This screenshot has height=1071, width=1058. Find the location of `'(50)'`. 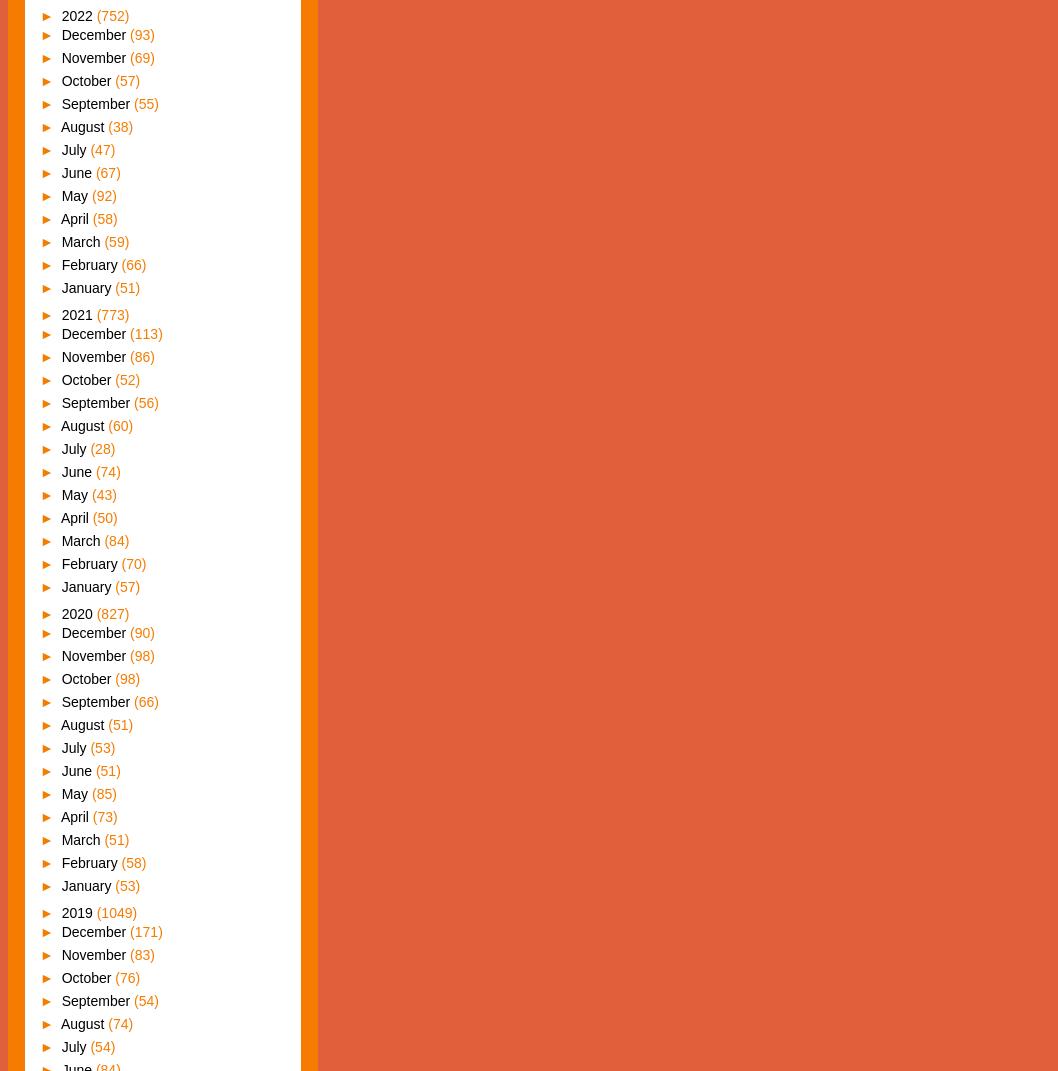

'(50)' is located at coordinates (103, 517).